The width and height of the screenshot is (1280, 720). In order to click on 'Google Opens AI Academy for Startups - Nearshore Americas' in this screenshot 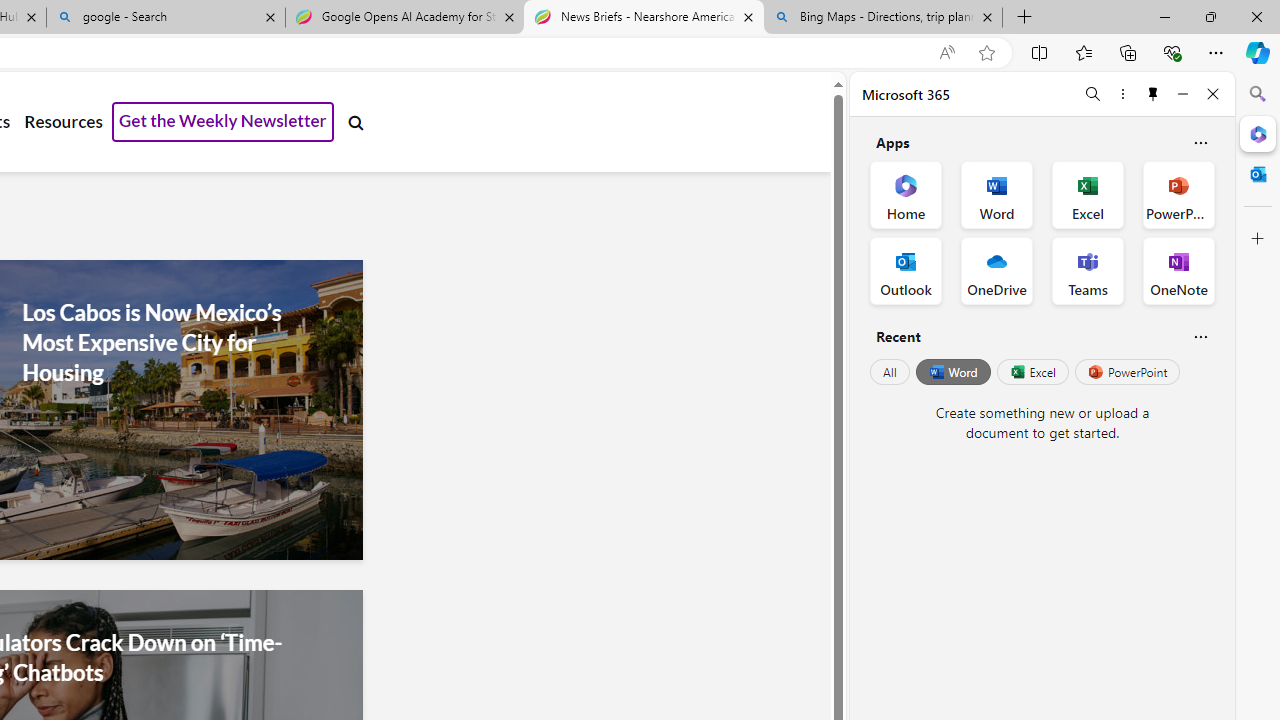, I will do `click(403, 17)`.